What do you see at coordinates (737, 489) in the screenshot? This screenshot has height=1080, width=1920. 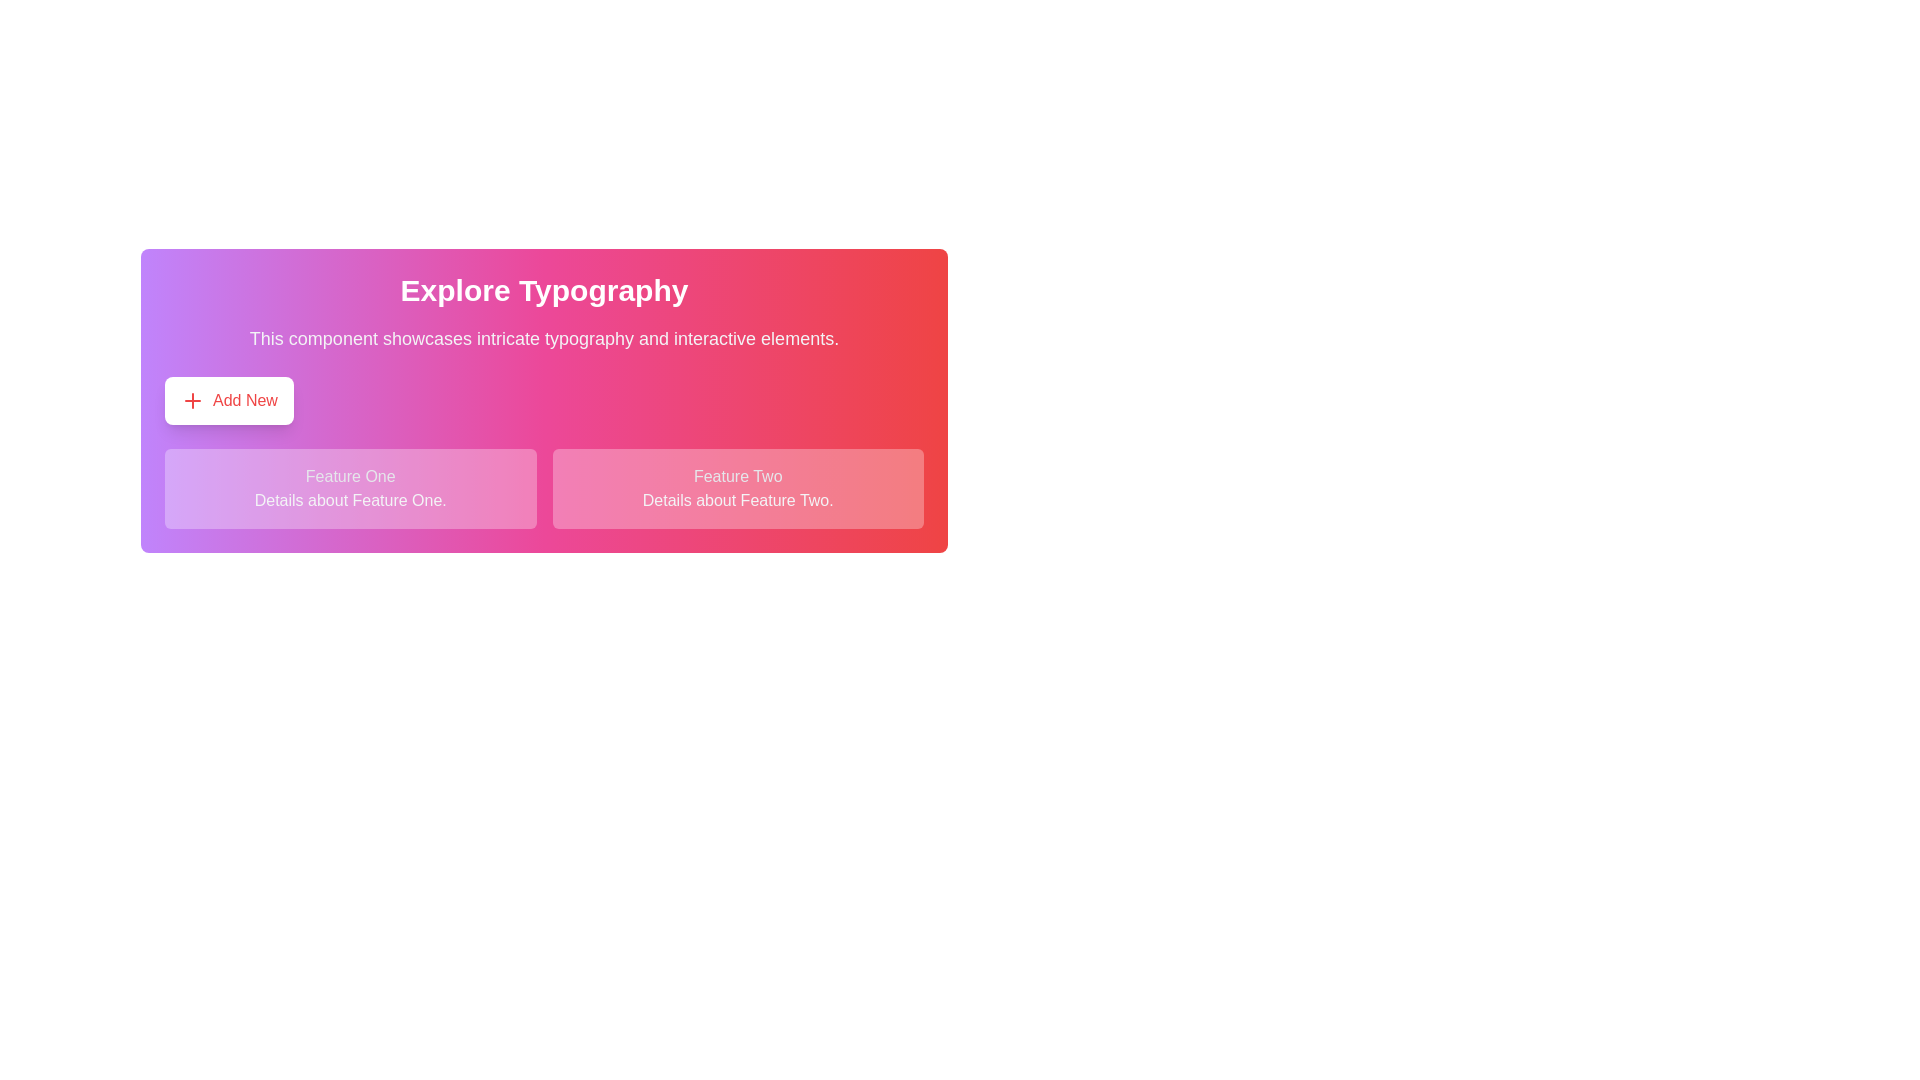 I see `the informational card displaying 'Feature Two' that provides details about this feature, located in the right column of the two-column grid layout` at bounding box center [737, 489].